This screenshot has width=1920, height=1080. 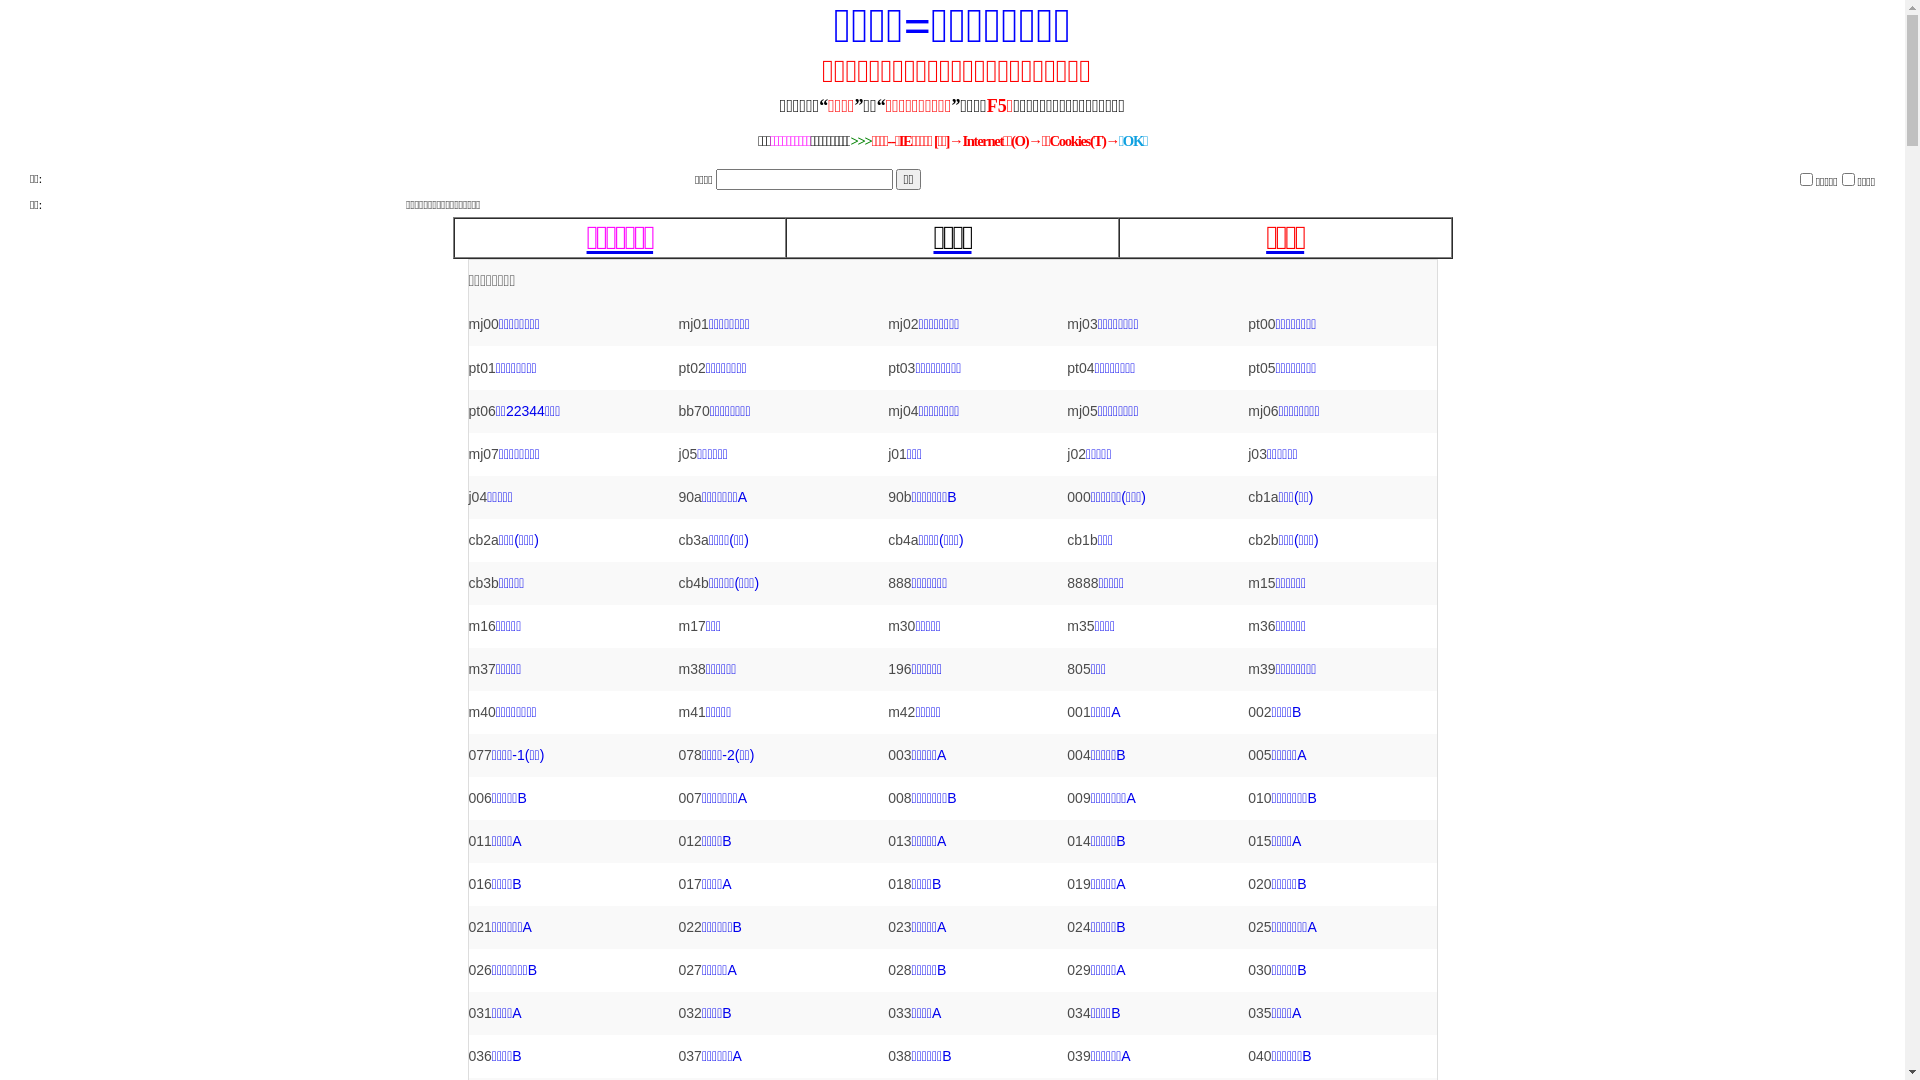 What do you see at coordinates (1080, 323) in the screenshot?
I see `'mj03'` at bounding box center [1080, 323].